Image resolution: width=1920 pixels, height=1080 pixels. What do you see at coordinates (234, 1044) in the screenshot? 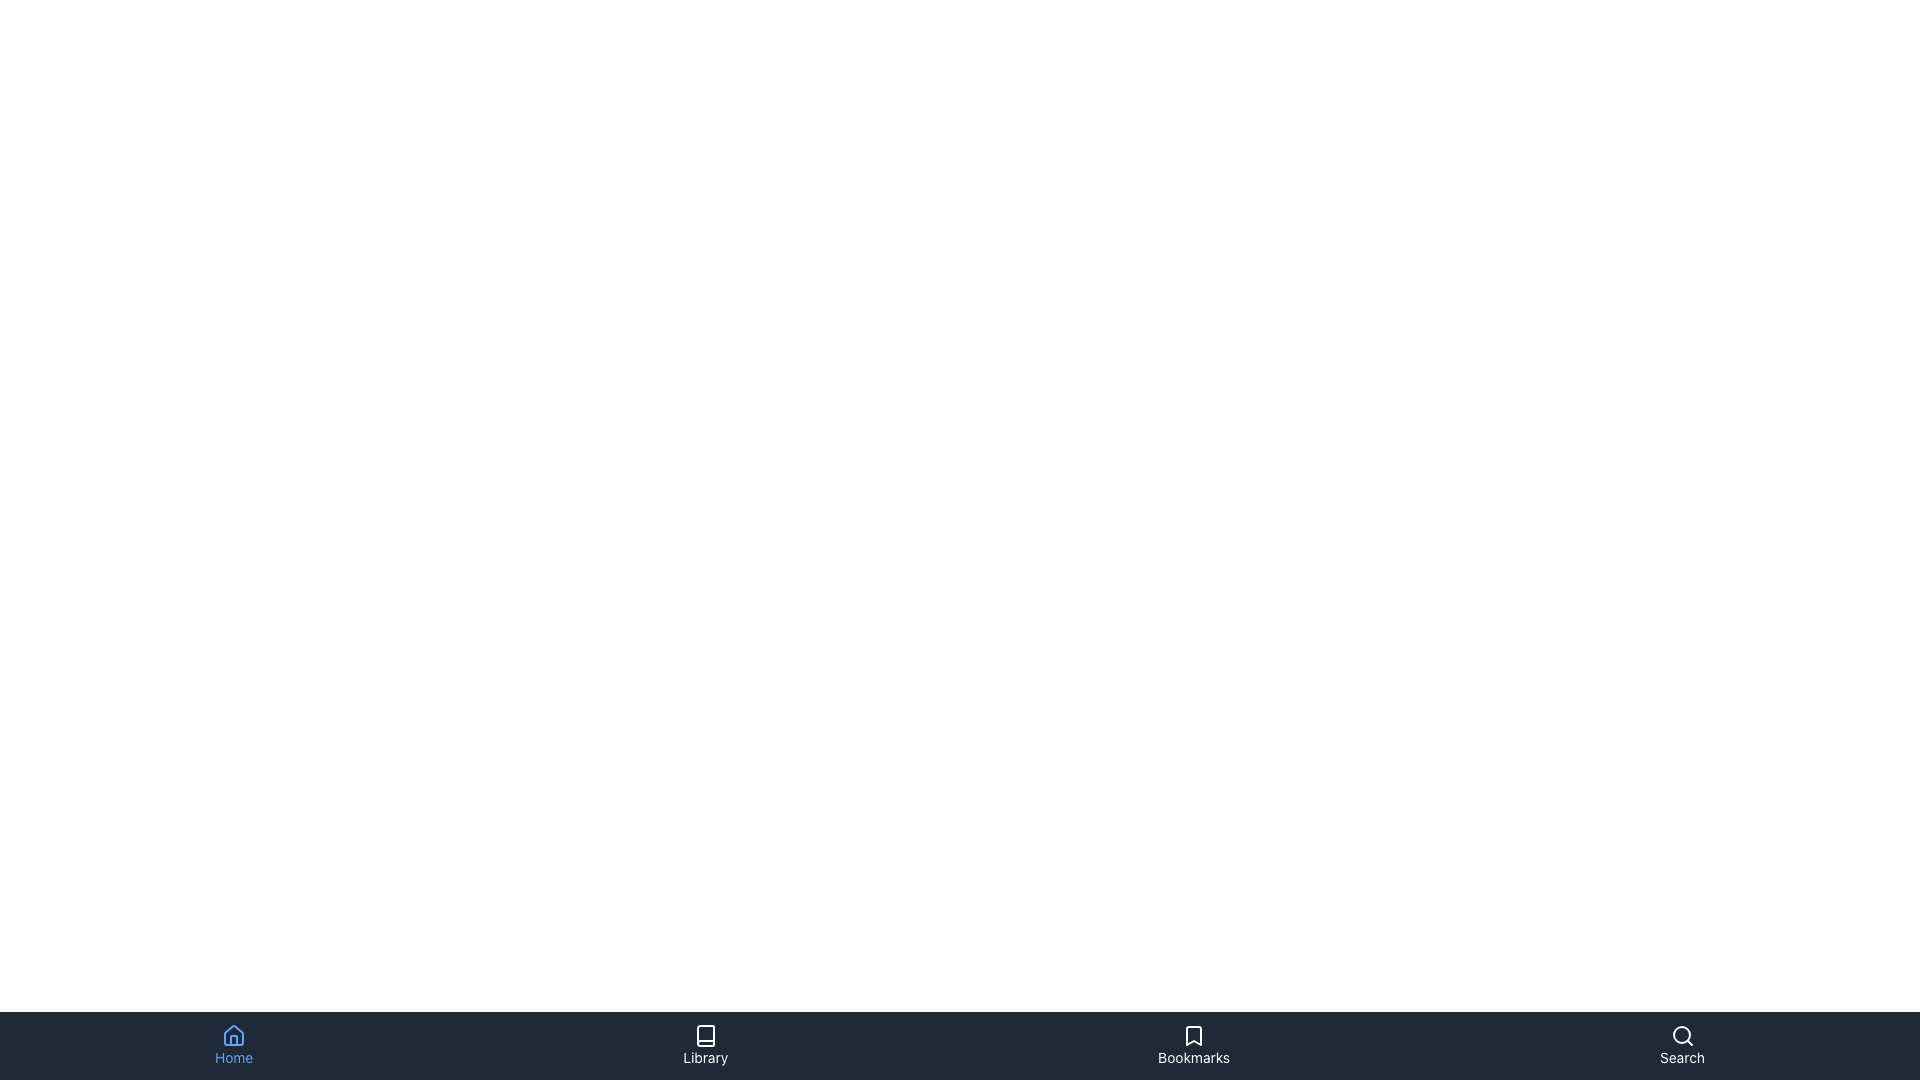
I see `the navigation button located at the far left of the bottom navigation bar, which redirects to the 'Home' page` at bounding box center [234, 1044].